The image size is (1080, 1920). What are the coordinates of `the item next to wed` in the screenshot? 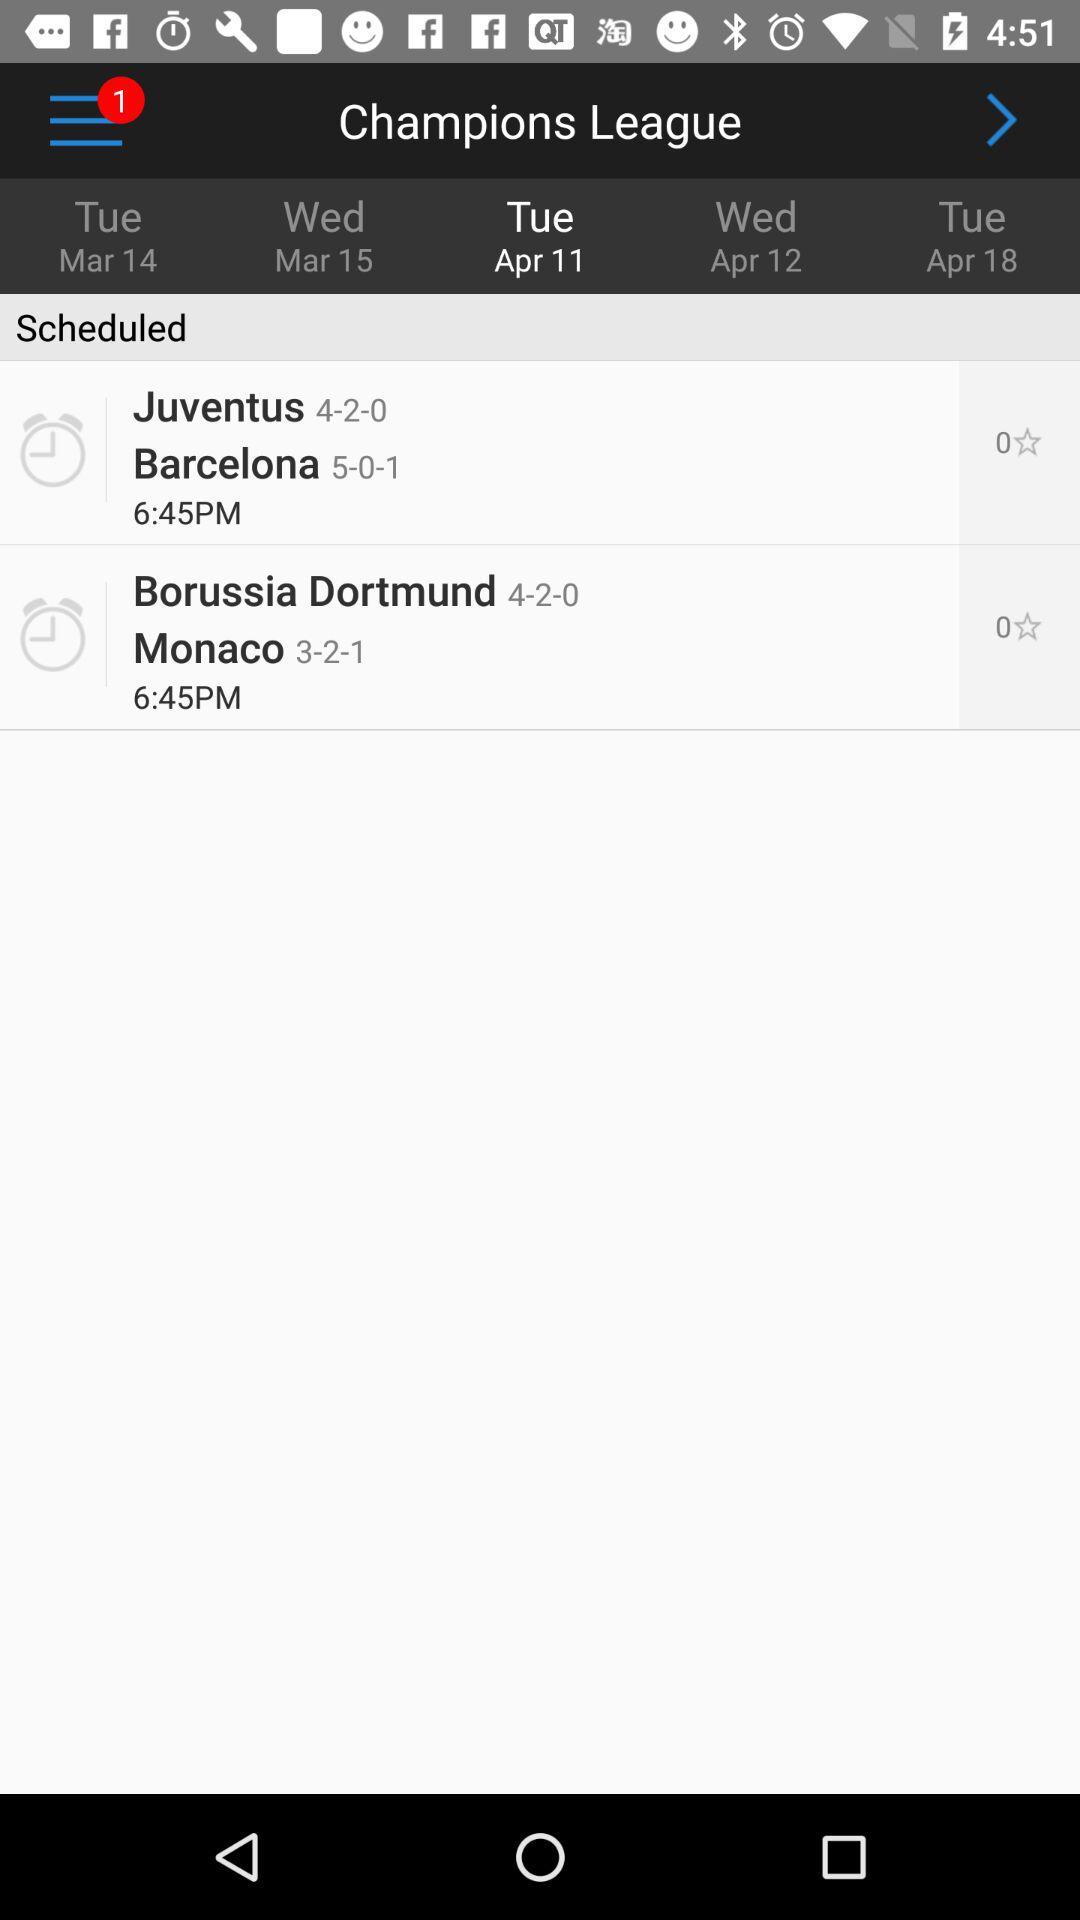 It's located at (108, 233).